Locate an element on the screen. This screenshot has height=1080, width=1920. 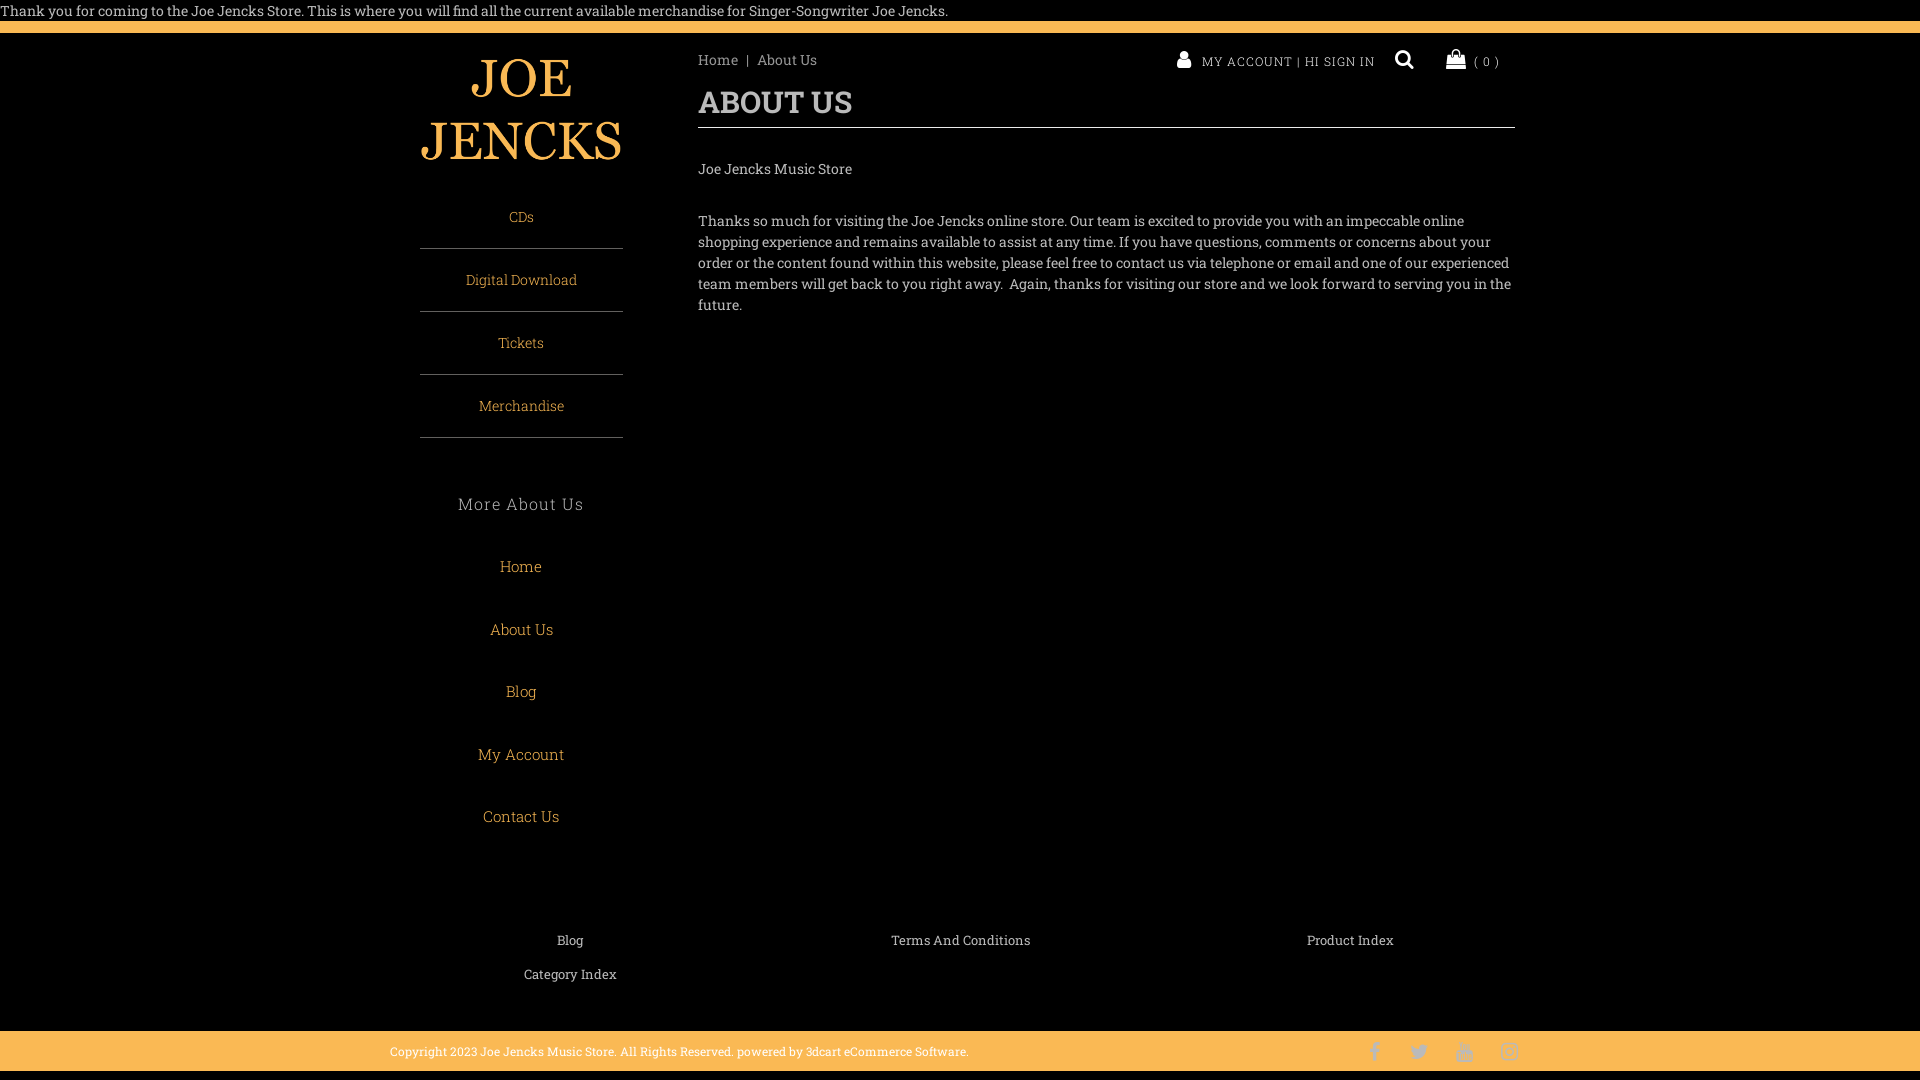
'MY ACCOUNT | HI SIGN IN' is located at coordinates (1271, 60).